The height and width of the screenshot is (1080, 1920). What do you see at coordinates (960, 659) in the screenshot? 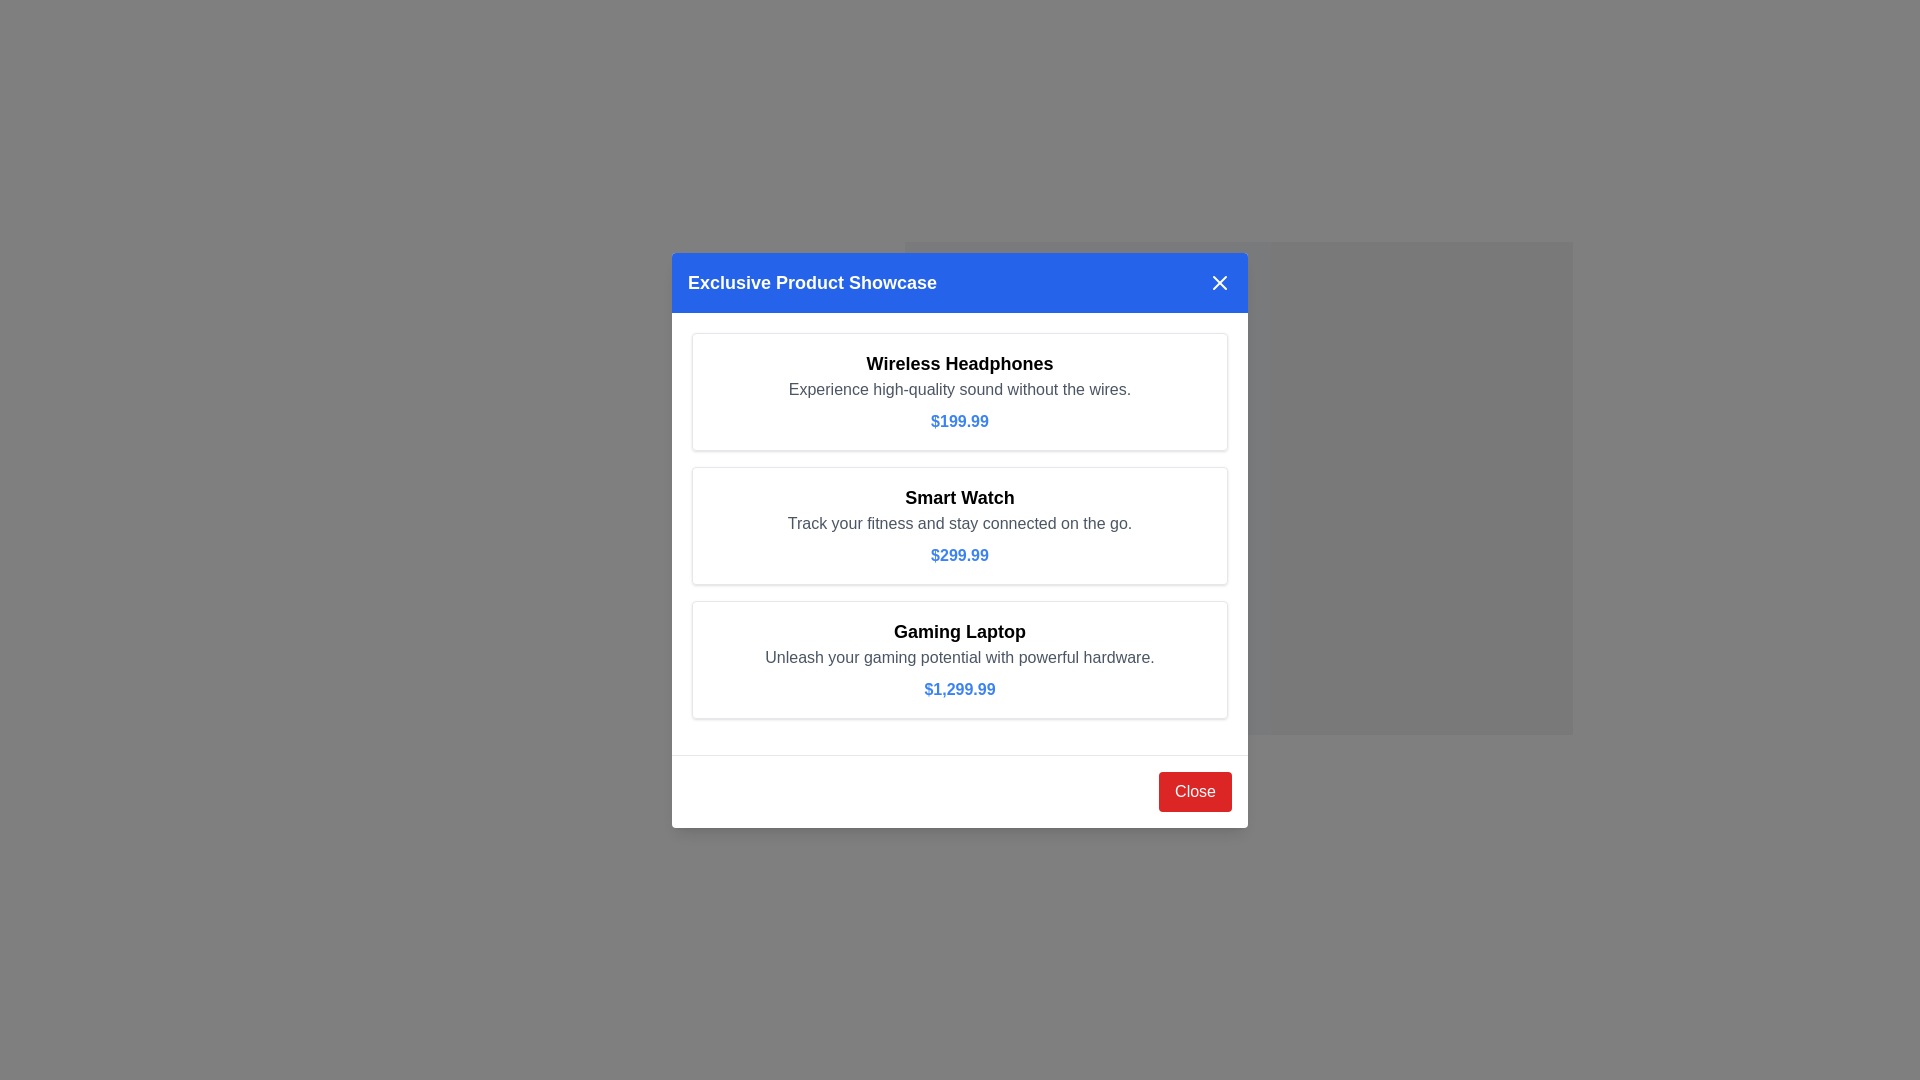
I see `text within the Informational card displaying the product name 'Gaming Laptop', description 'Unleash your gaming potential with powerful hardware.', and price '$1,299.99'` at bounding box center [960, 659].